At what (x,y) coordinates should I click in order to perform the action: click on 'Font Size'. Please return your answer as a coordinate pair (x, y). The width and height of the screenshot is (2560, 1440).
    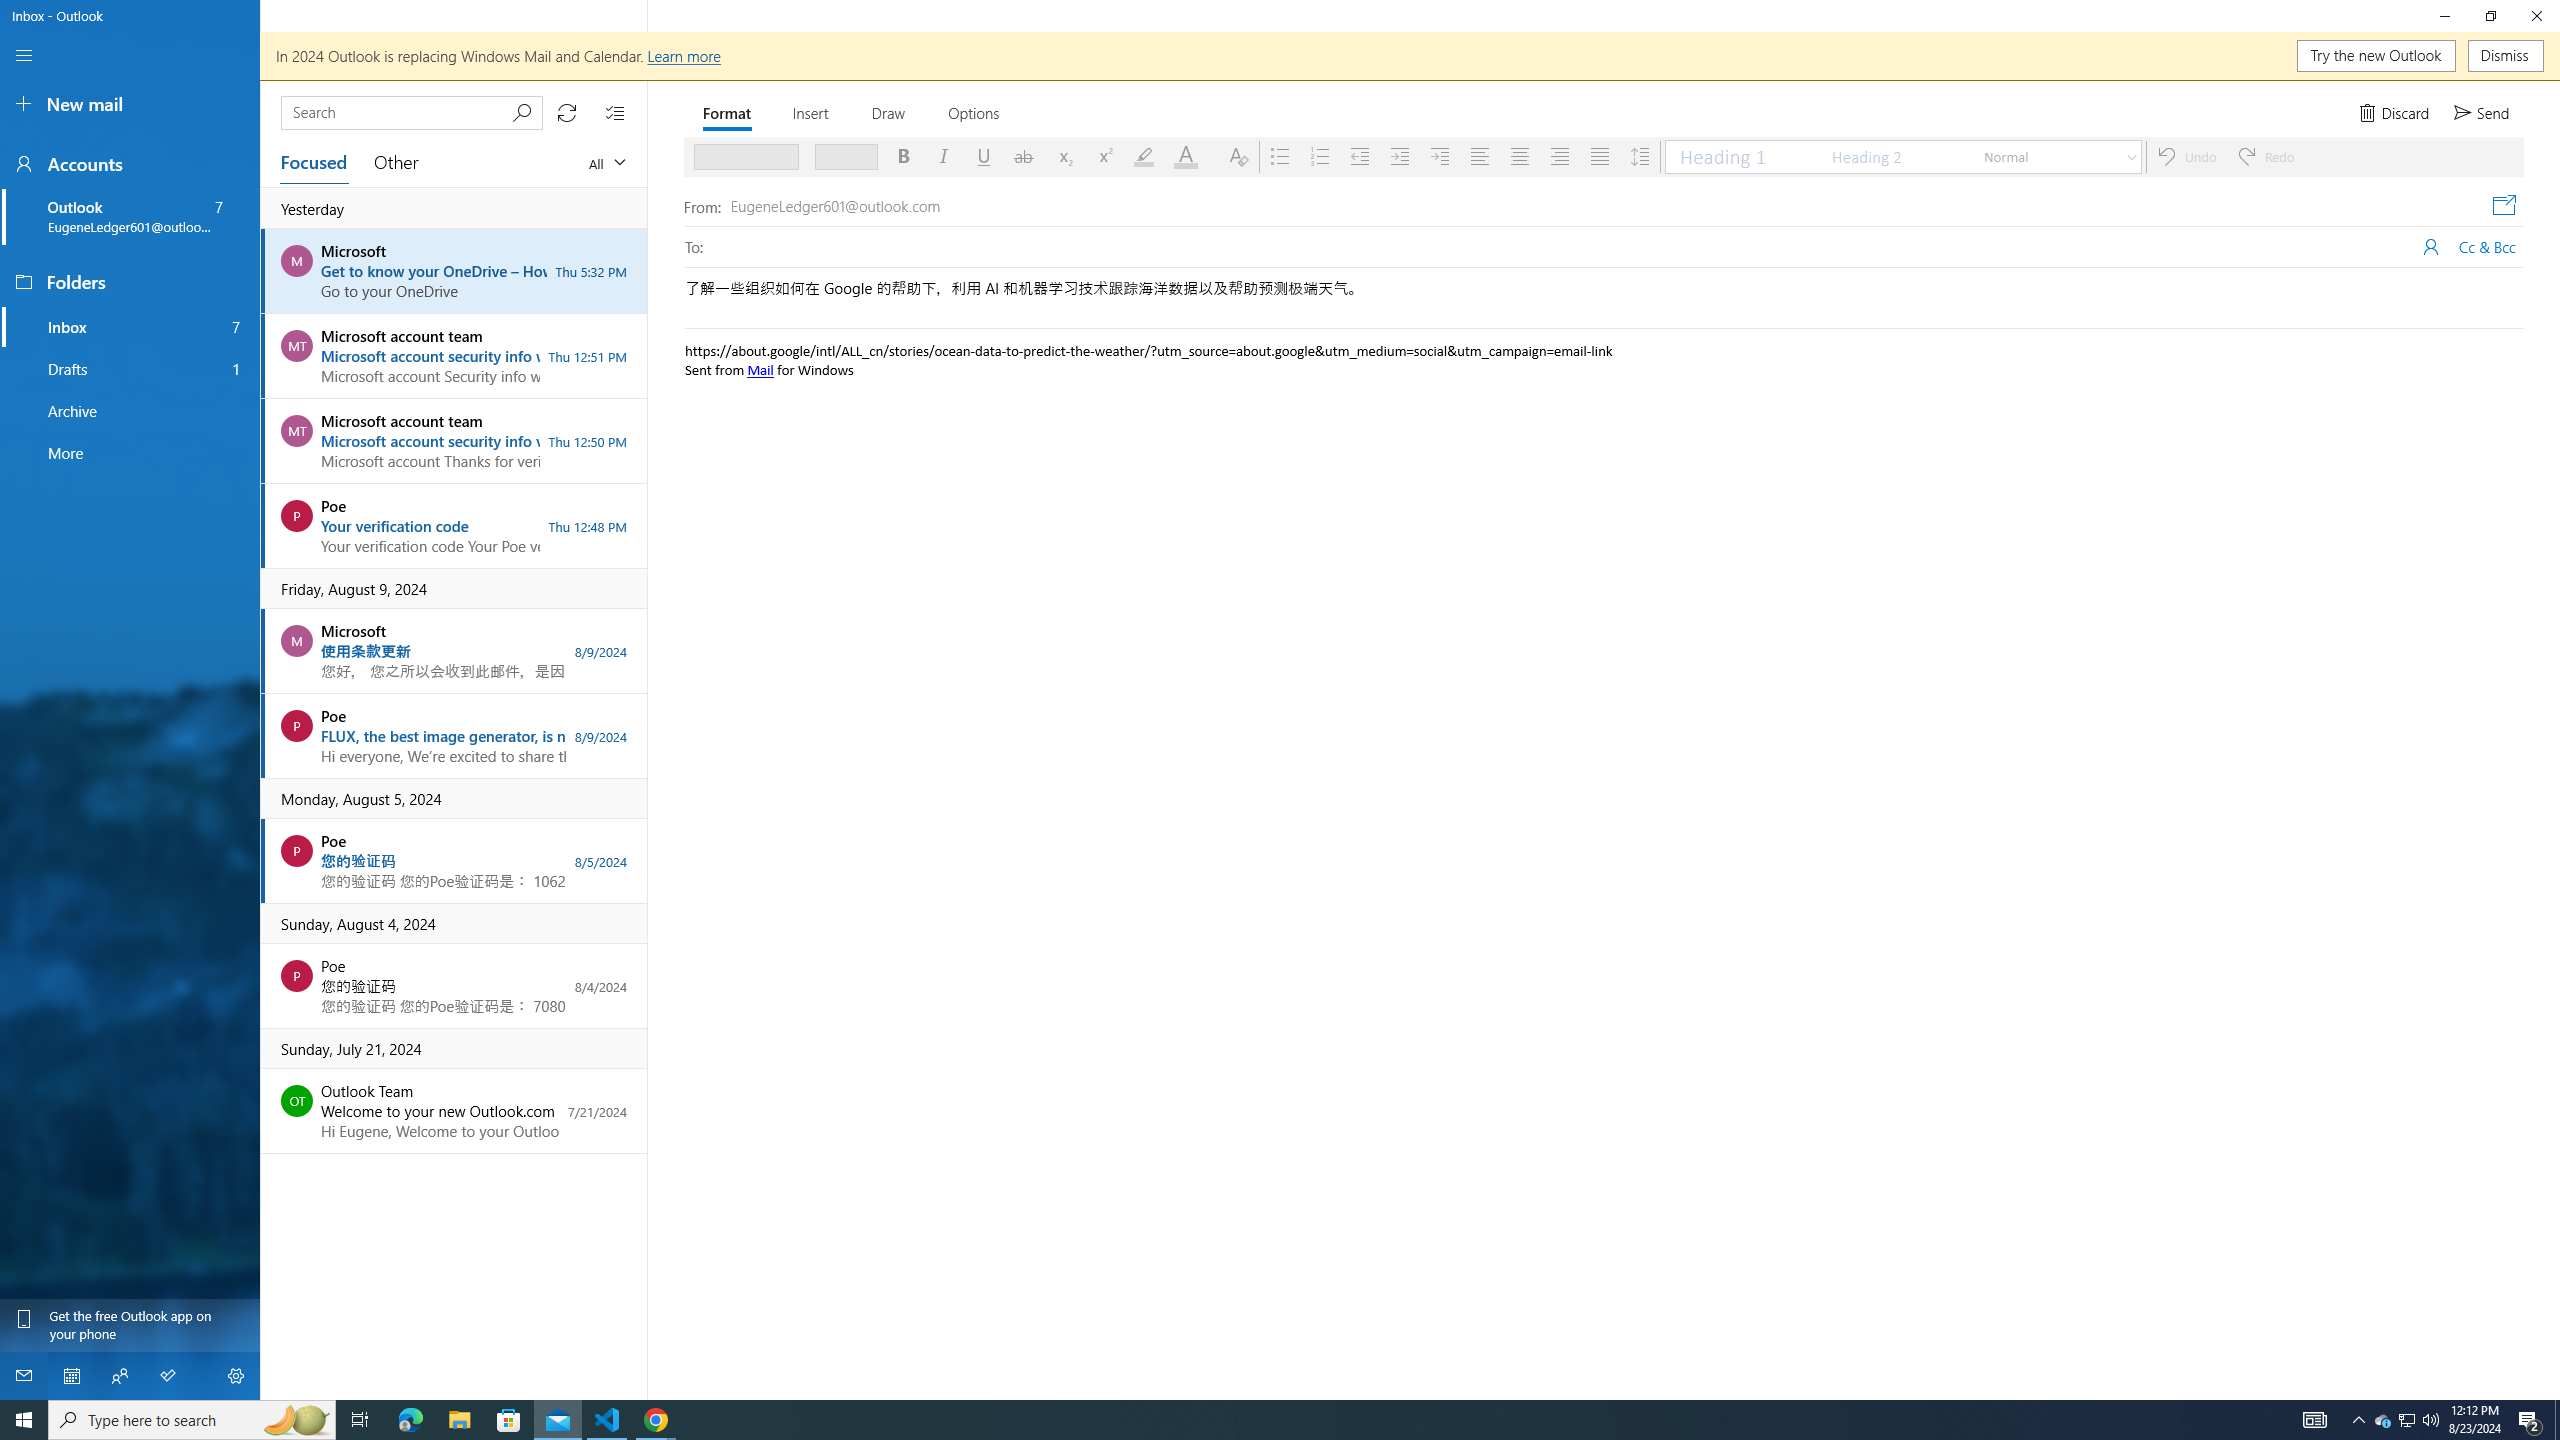
    Looking at the image, I should click on (839, 156).